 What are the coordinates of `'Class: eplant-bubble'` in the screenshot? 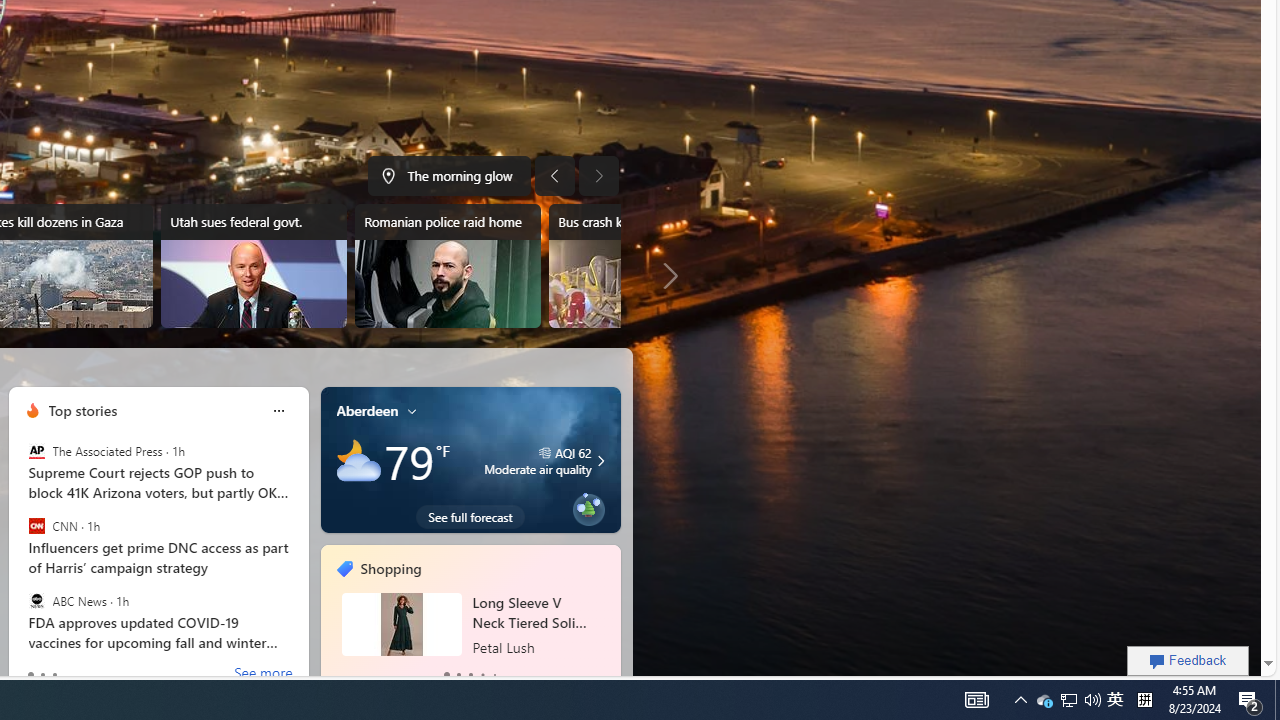 It's located at (587, 509).